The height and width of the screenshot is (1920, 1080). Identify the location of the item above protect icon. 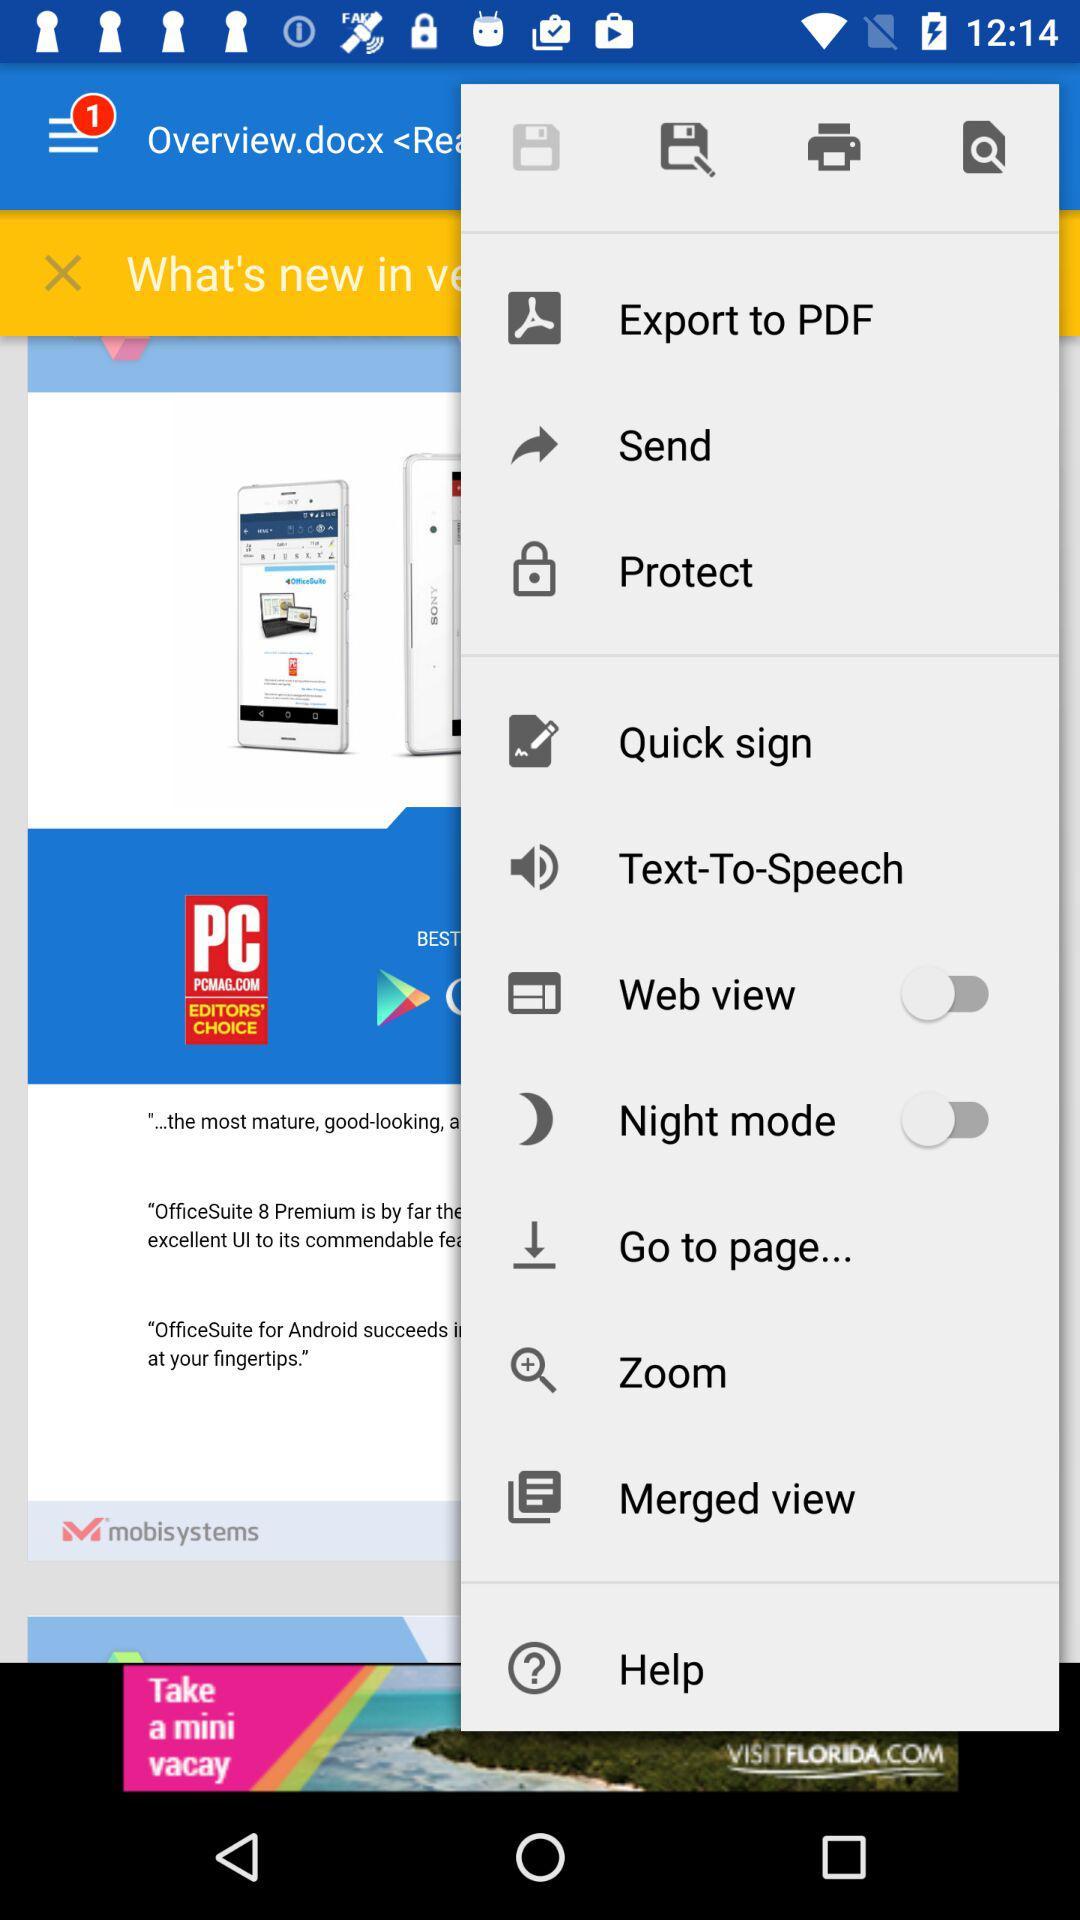
(759, 442).